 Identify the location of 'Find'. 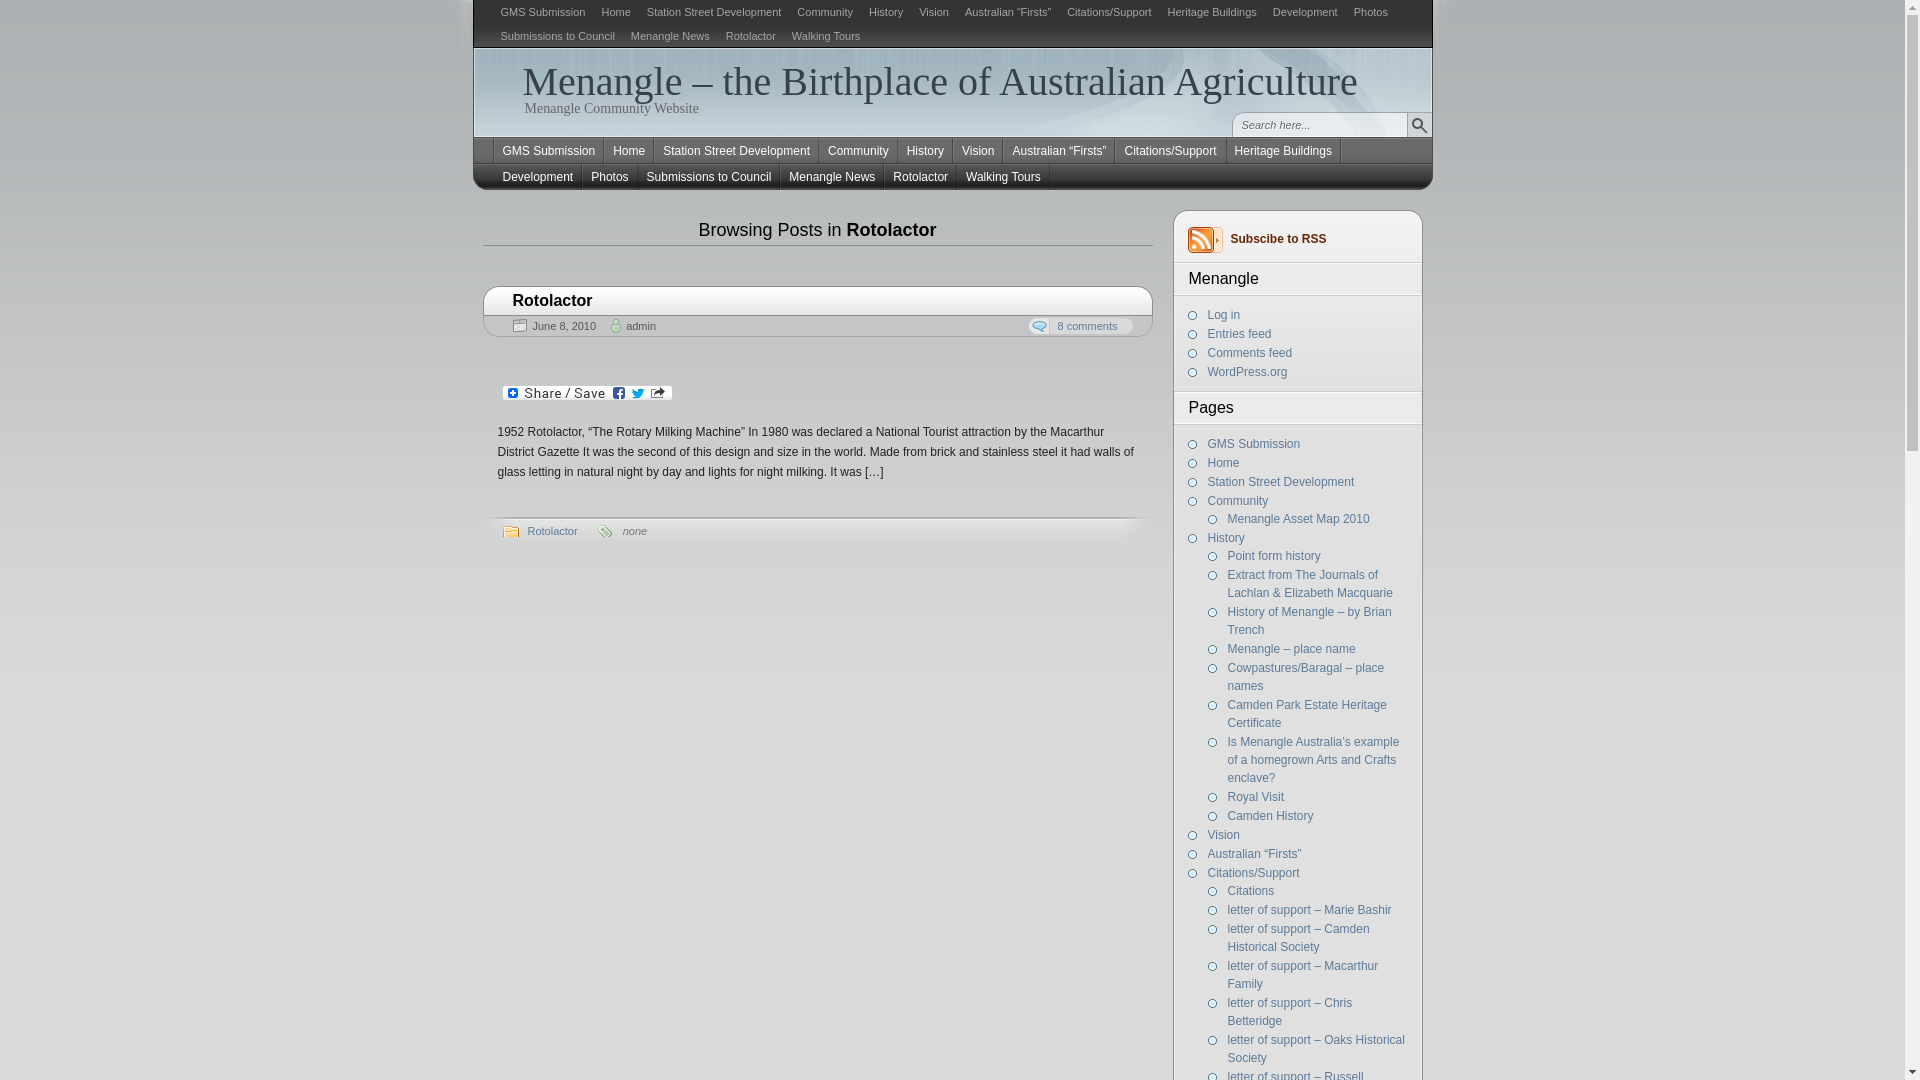
(1417, 124).